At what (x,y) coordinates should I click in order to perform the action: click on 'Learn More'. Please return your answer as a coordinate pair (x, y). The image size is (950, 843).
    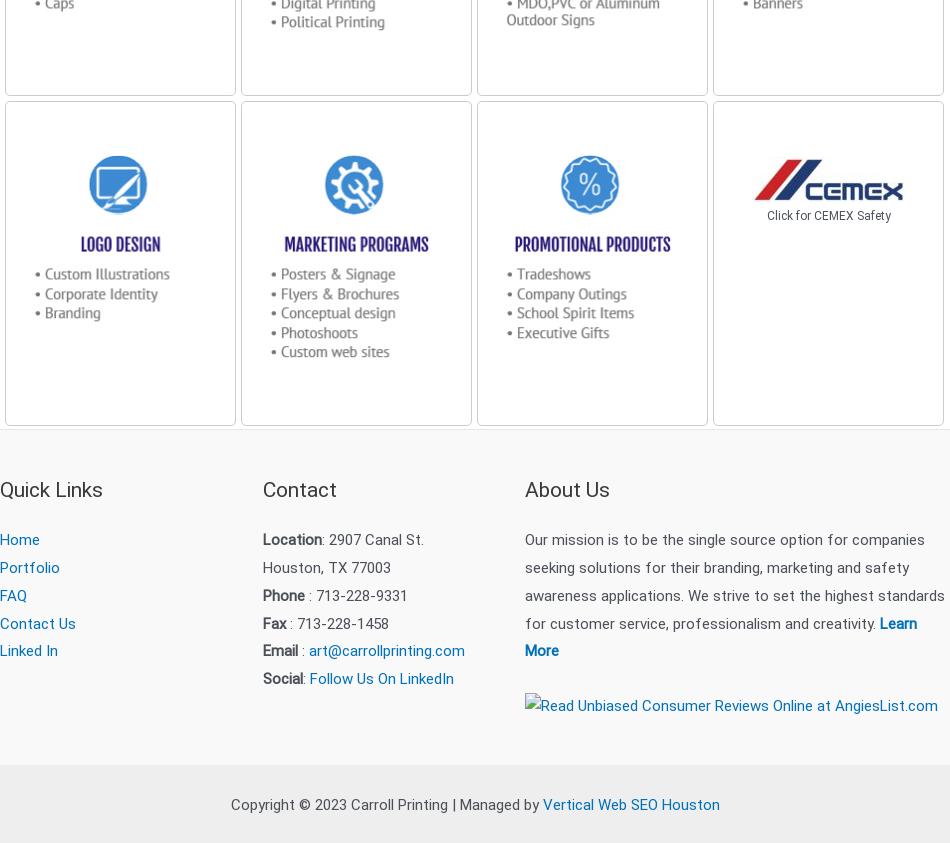
    Looking at the image, I should click on (719, 635).